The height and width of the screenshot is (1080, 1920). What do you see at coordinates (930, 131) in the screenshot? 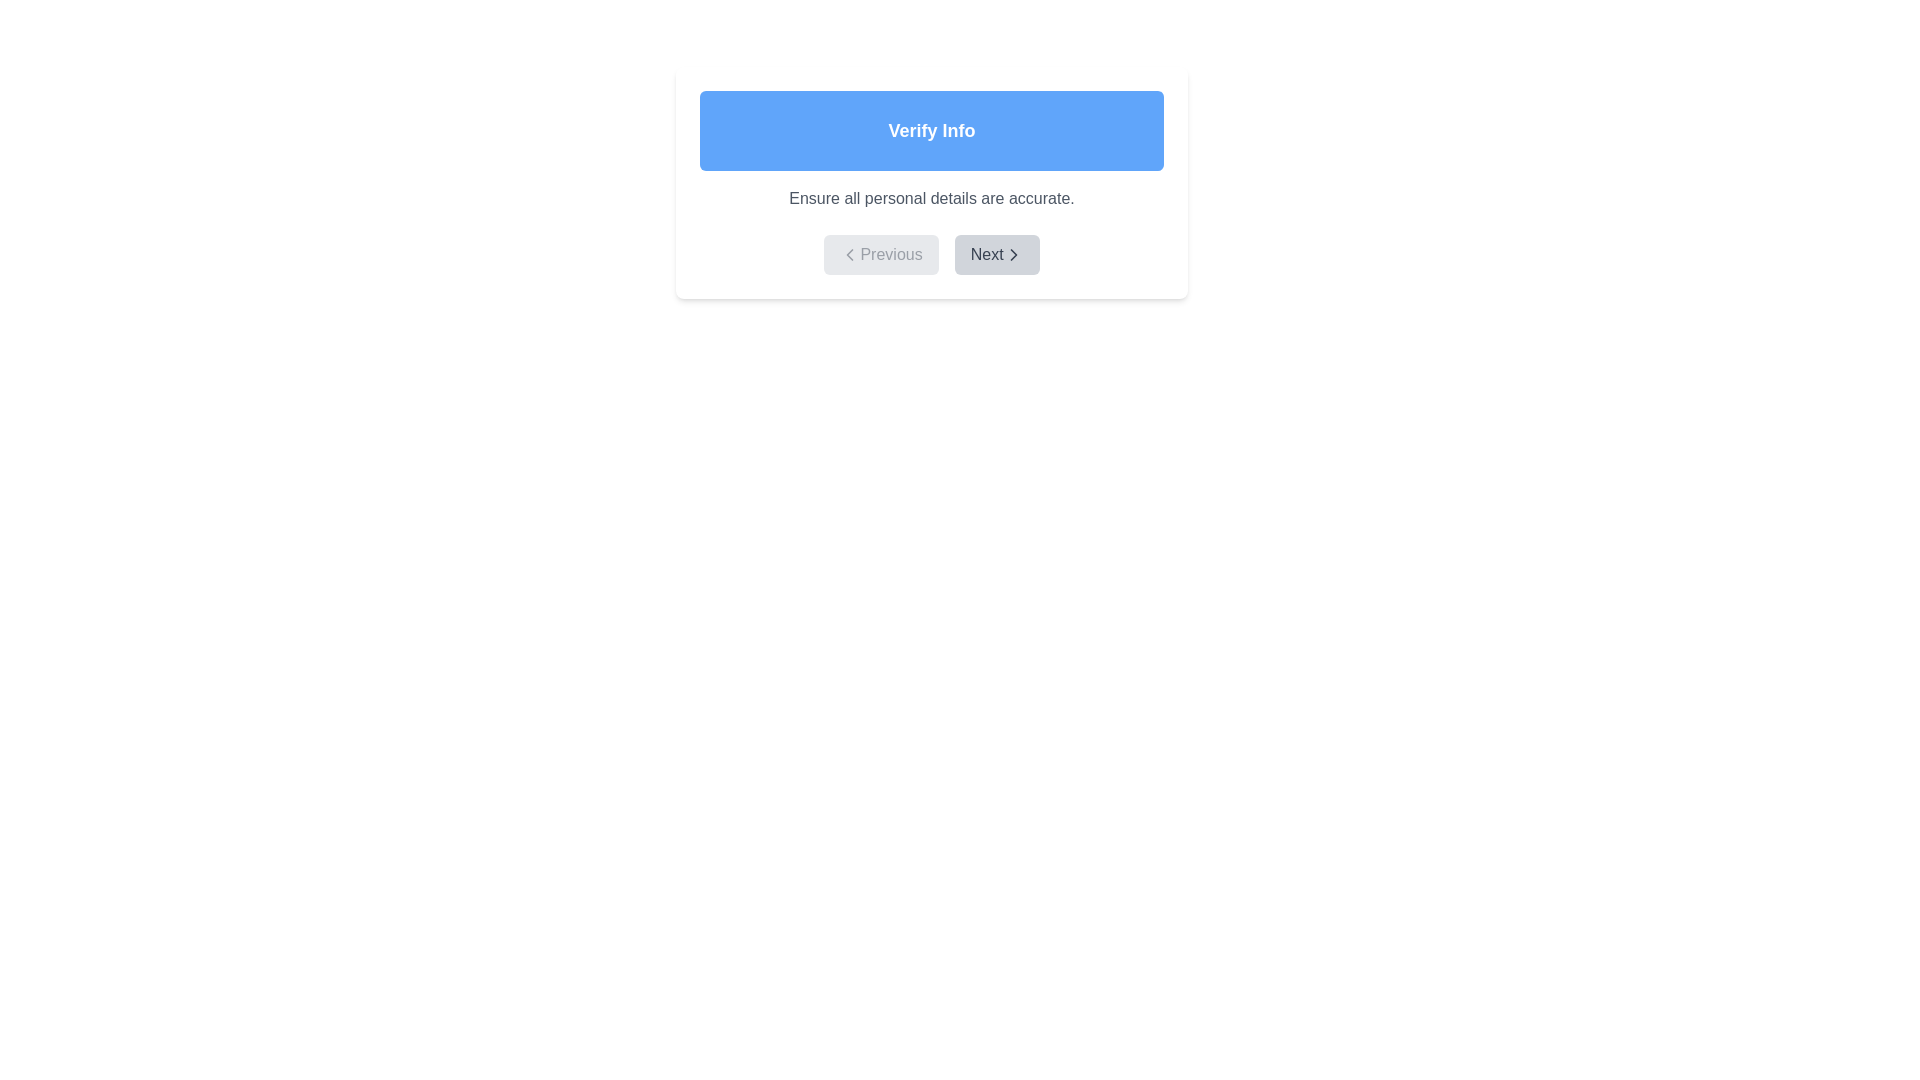
I see `the rectangular button with rounded corners labeled 'Verify Info' to observe any hover effects` at bounding box center [930, 131].